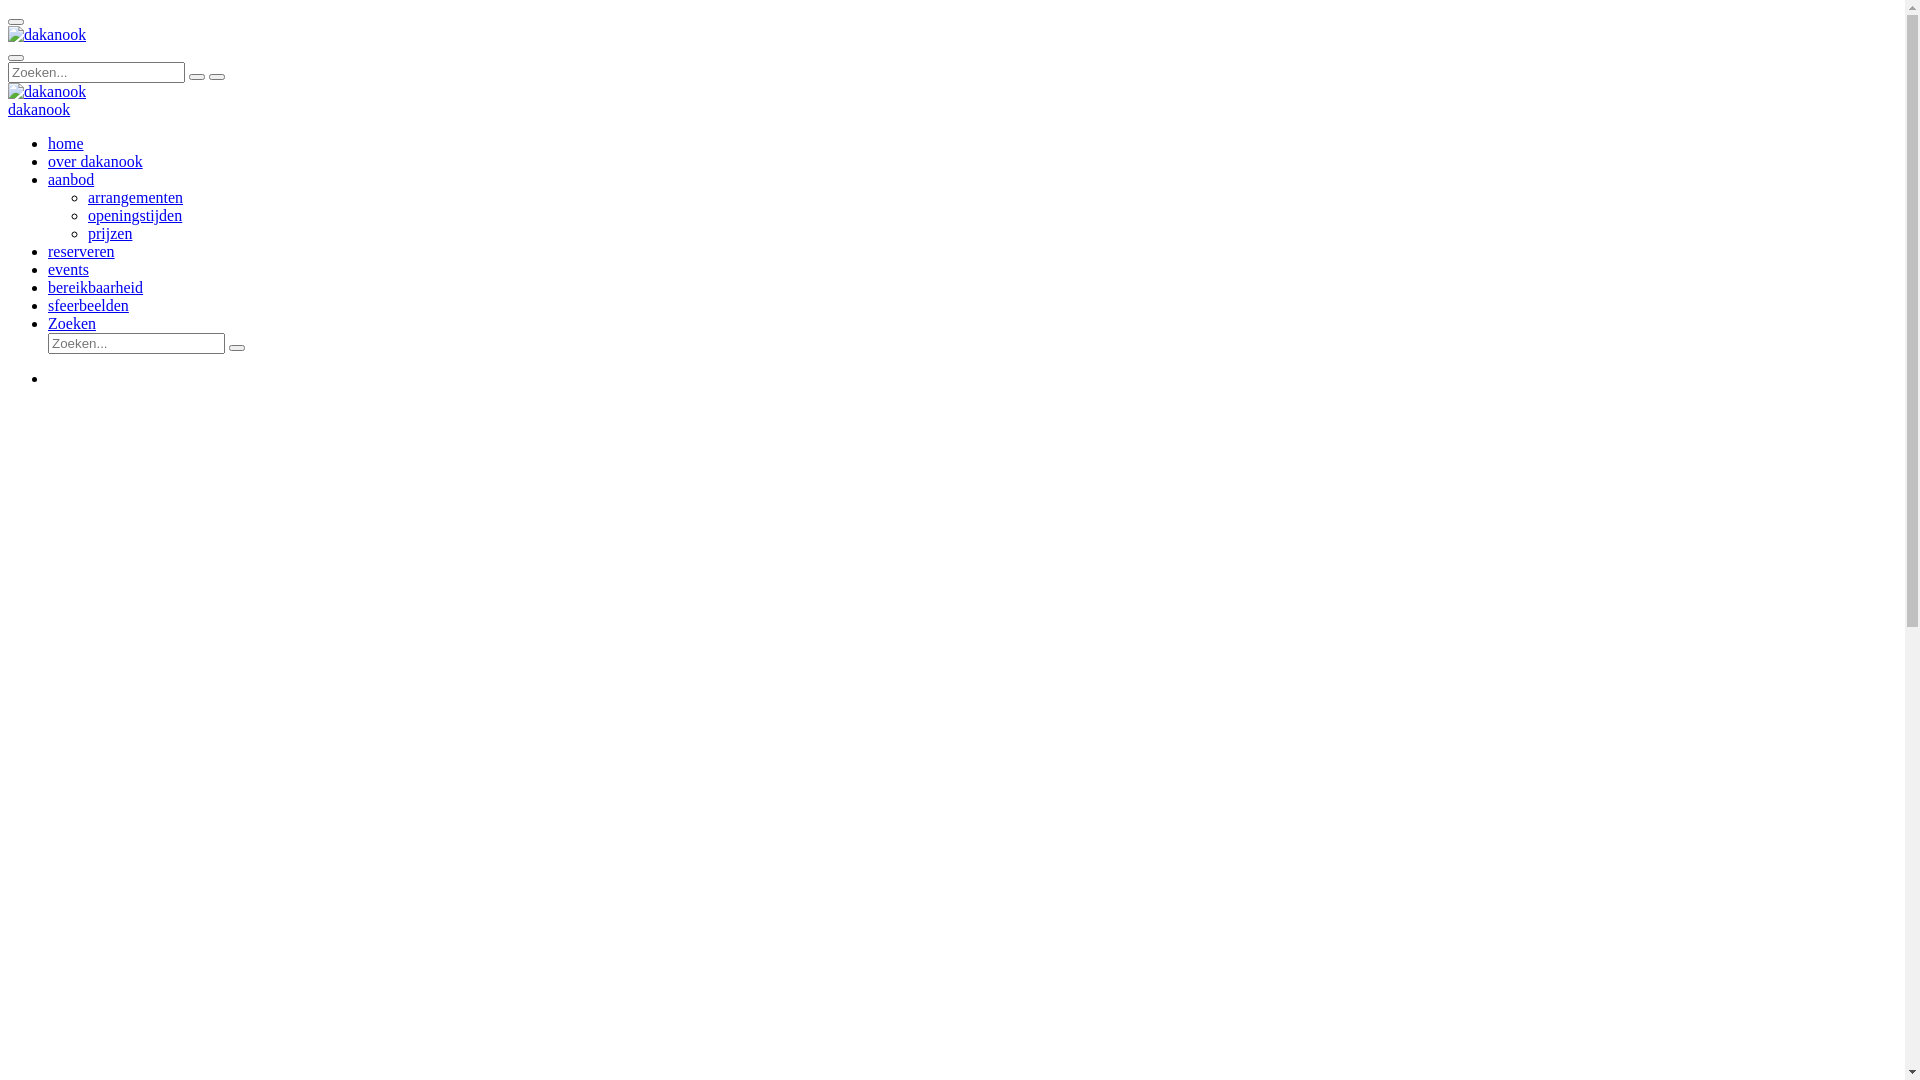 The width and height of the screenshot is (1920, 1080). Describe the element at coordinates (47, 92) in the screenshot. I see `'dakanook'` at that location.